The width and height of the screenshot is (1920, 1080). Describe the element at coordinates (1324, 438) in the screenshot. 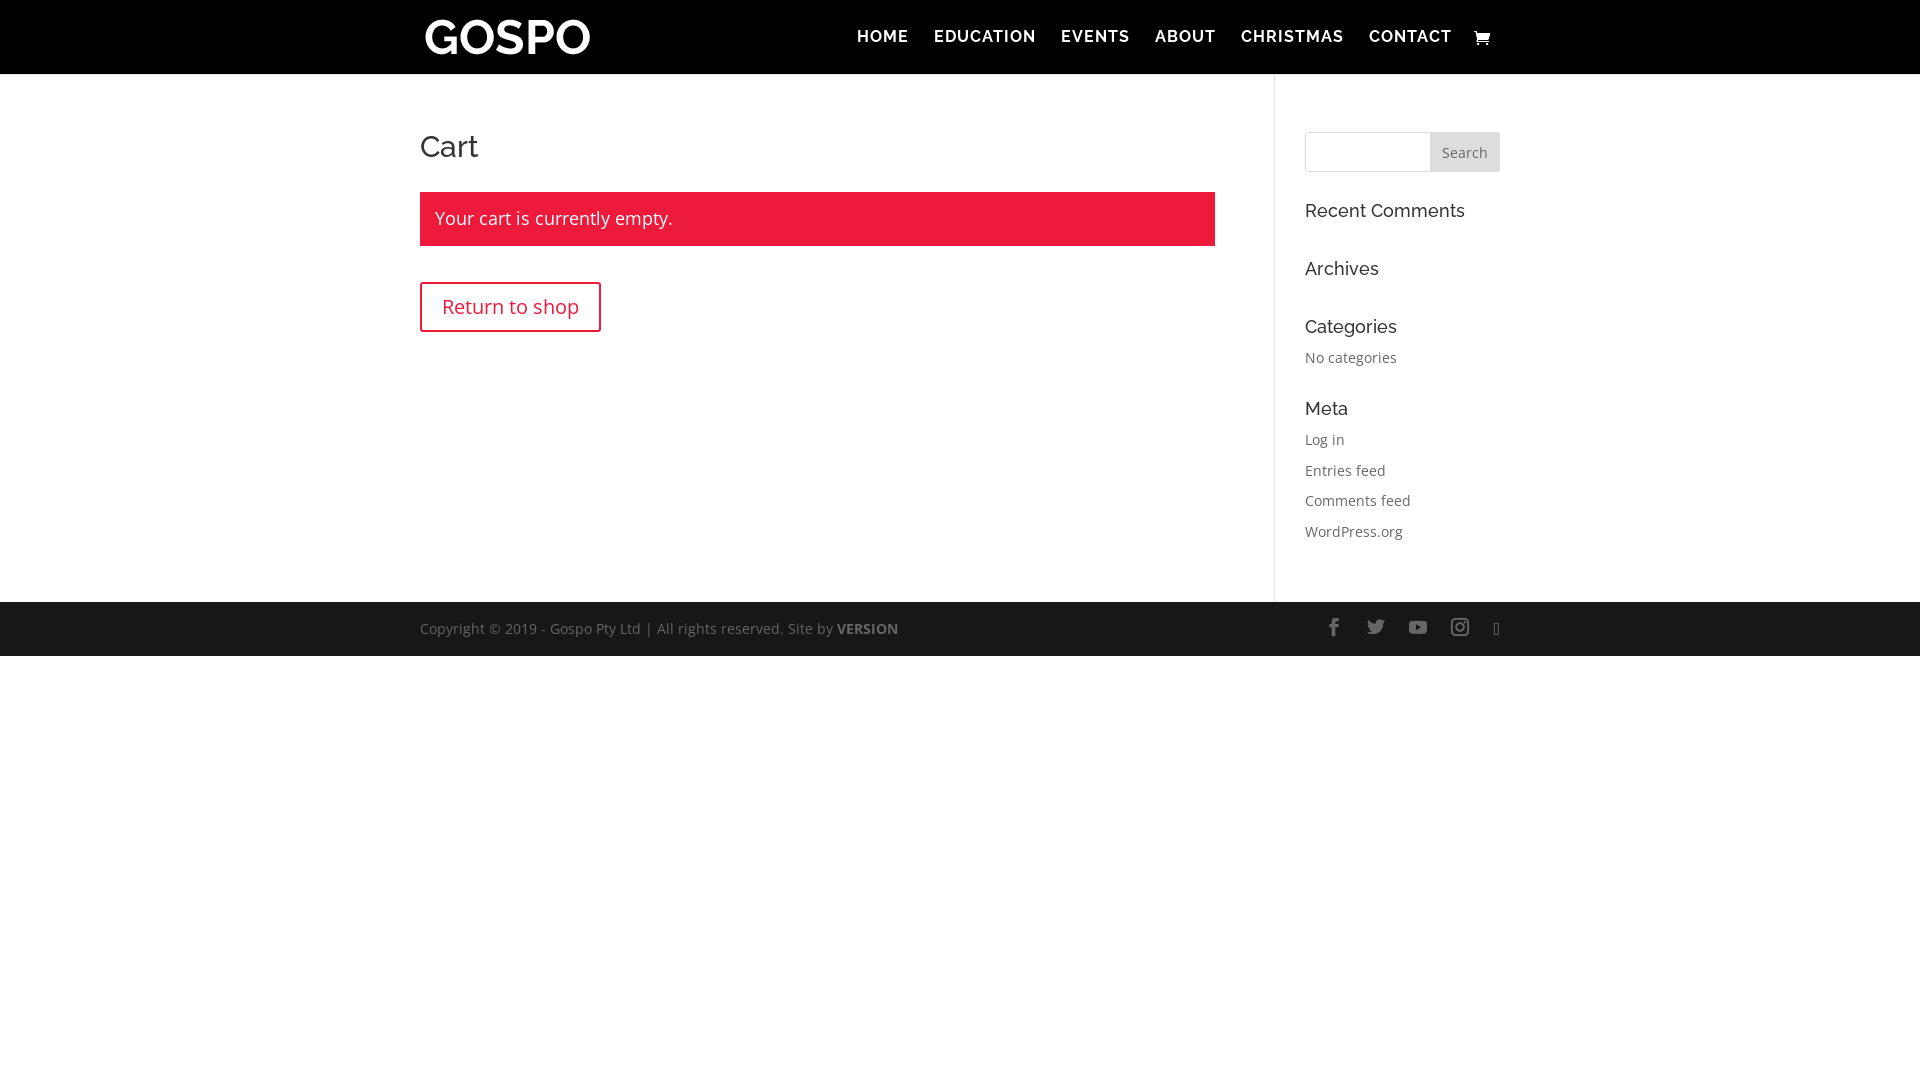

I see `'Log in'` at that location.